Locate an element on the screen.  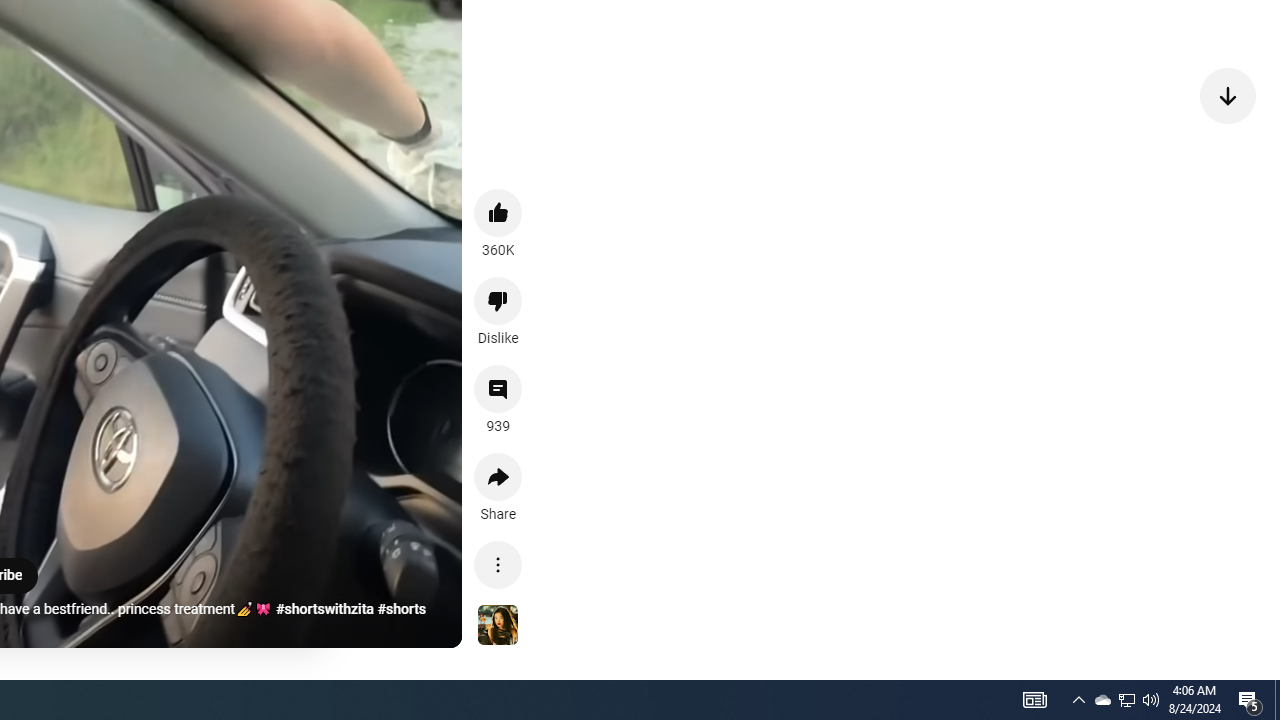
'View 939 comments' is located at coordinates (498, 389).